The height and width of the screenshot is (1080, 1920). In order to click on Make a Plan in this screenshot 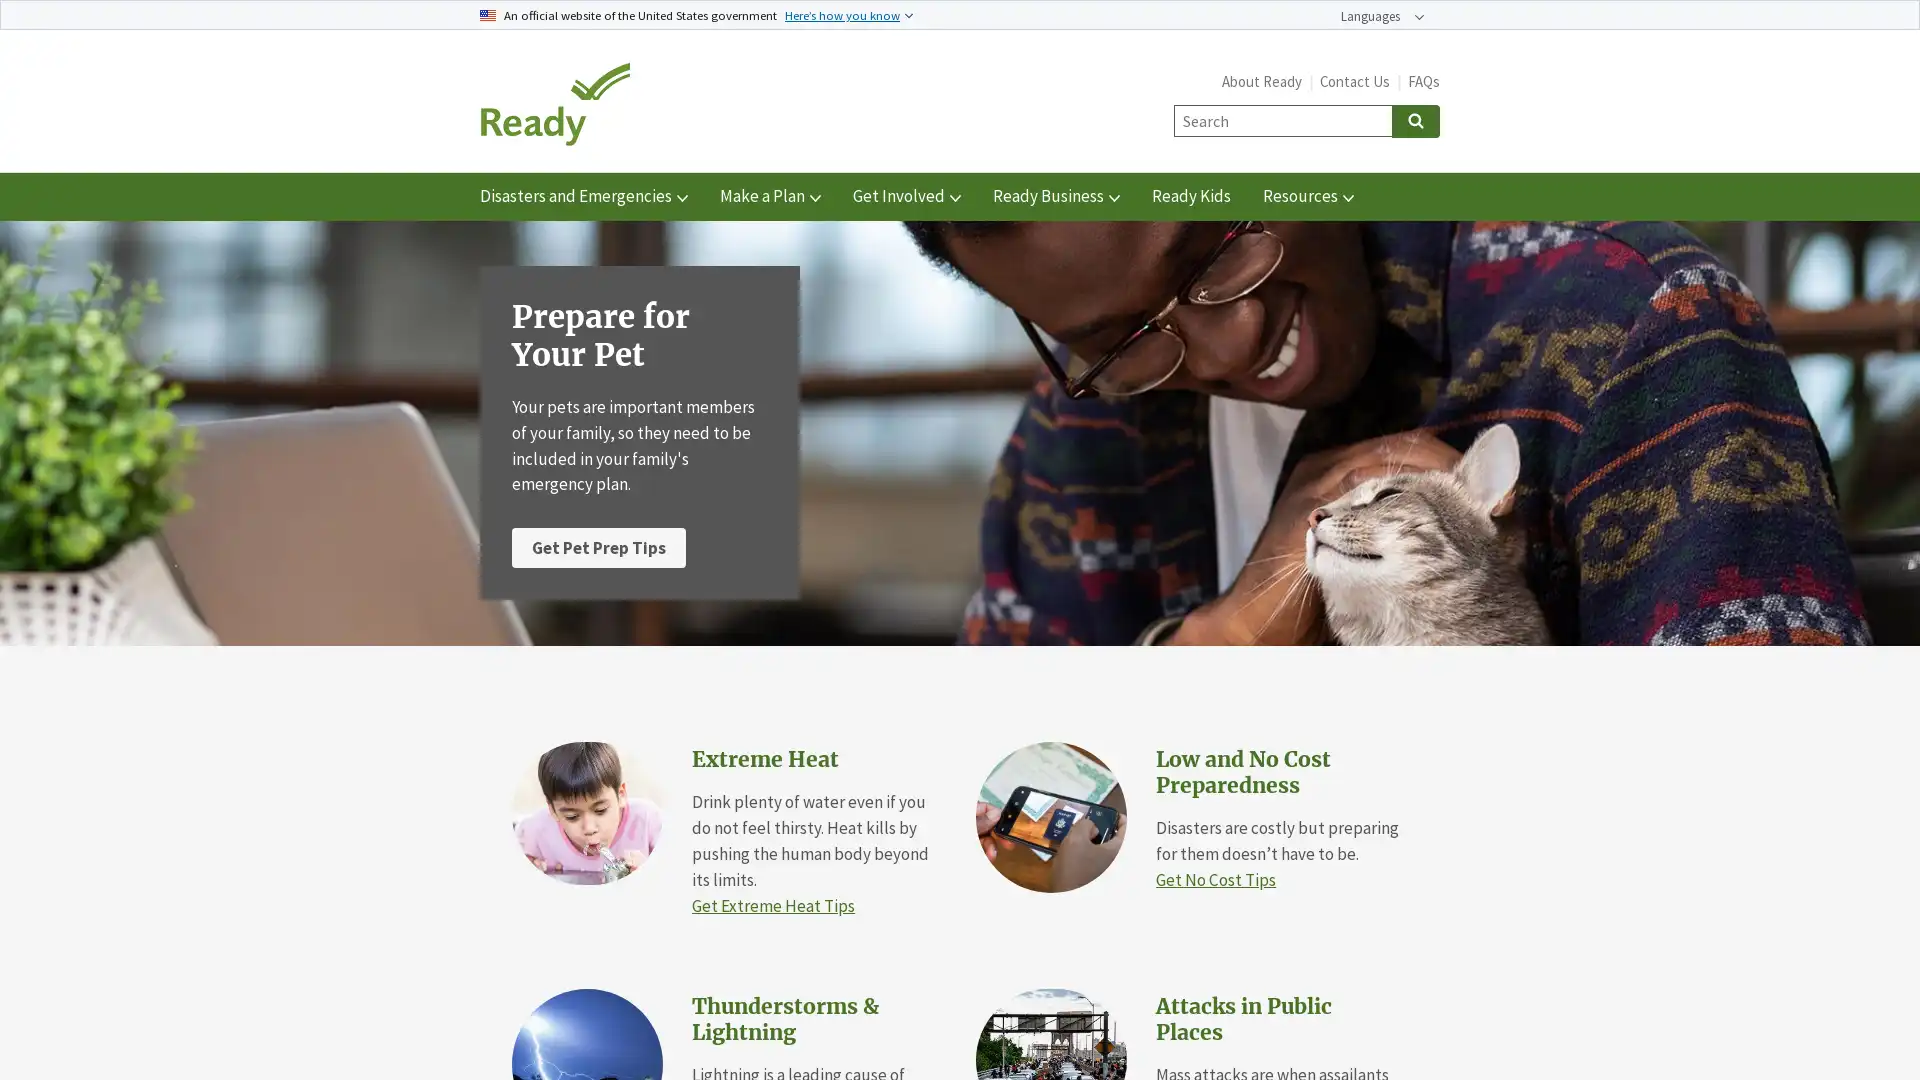, I will do `click(769, 196)`.